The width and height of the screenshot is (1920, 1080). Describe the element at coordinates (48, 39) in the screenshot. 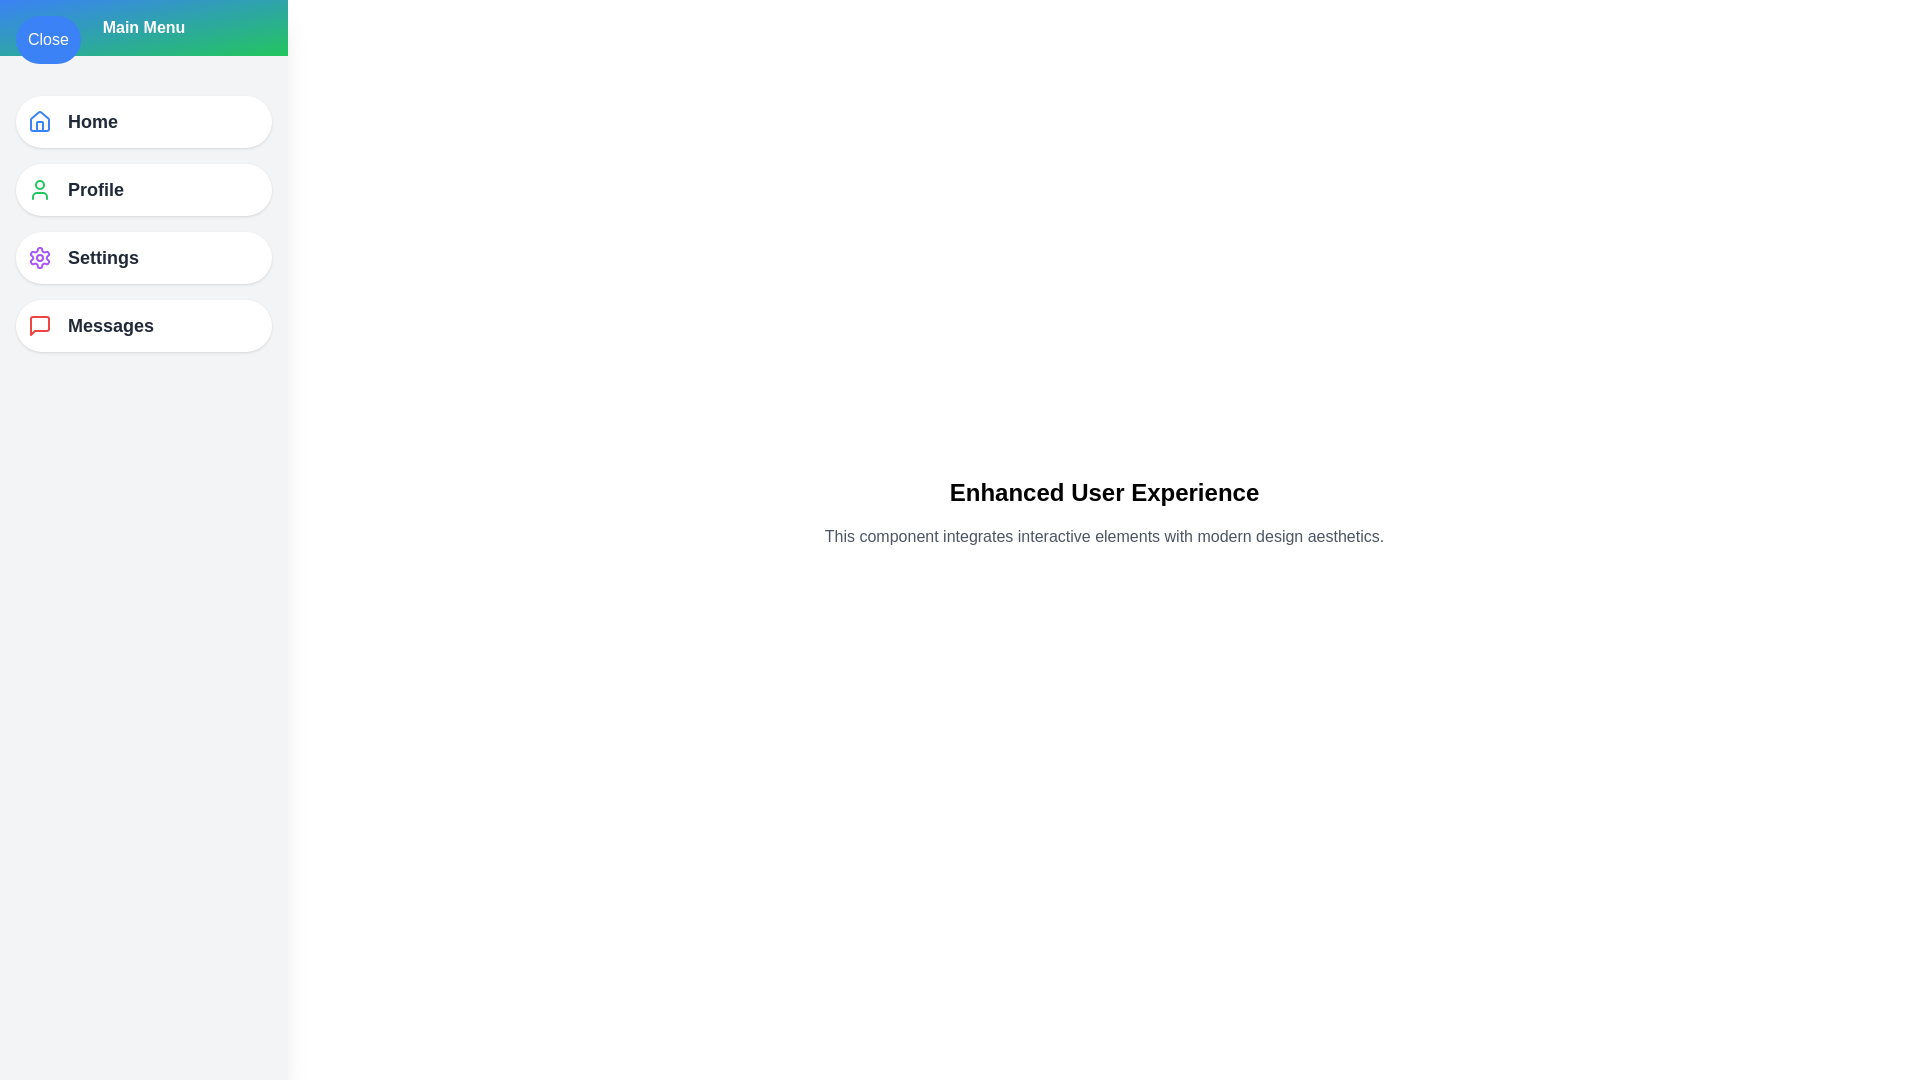

I see `the 'Close' button to toggle the drawer state` at that location.